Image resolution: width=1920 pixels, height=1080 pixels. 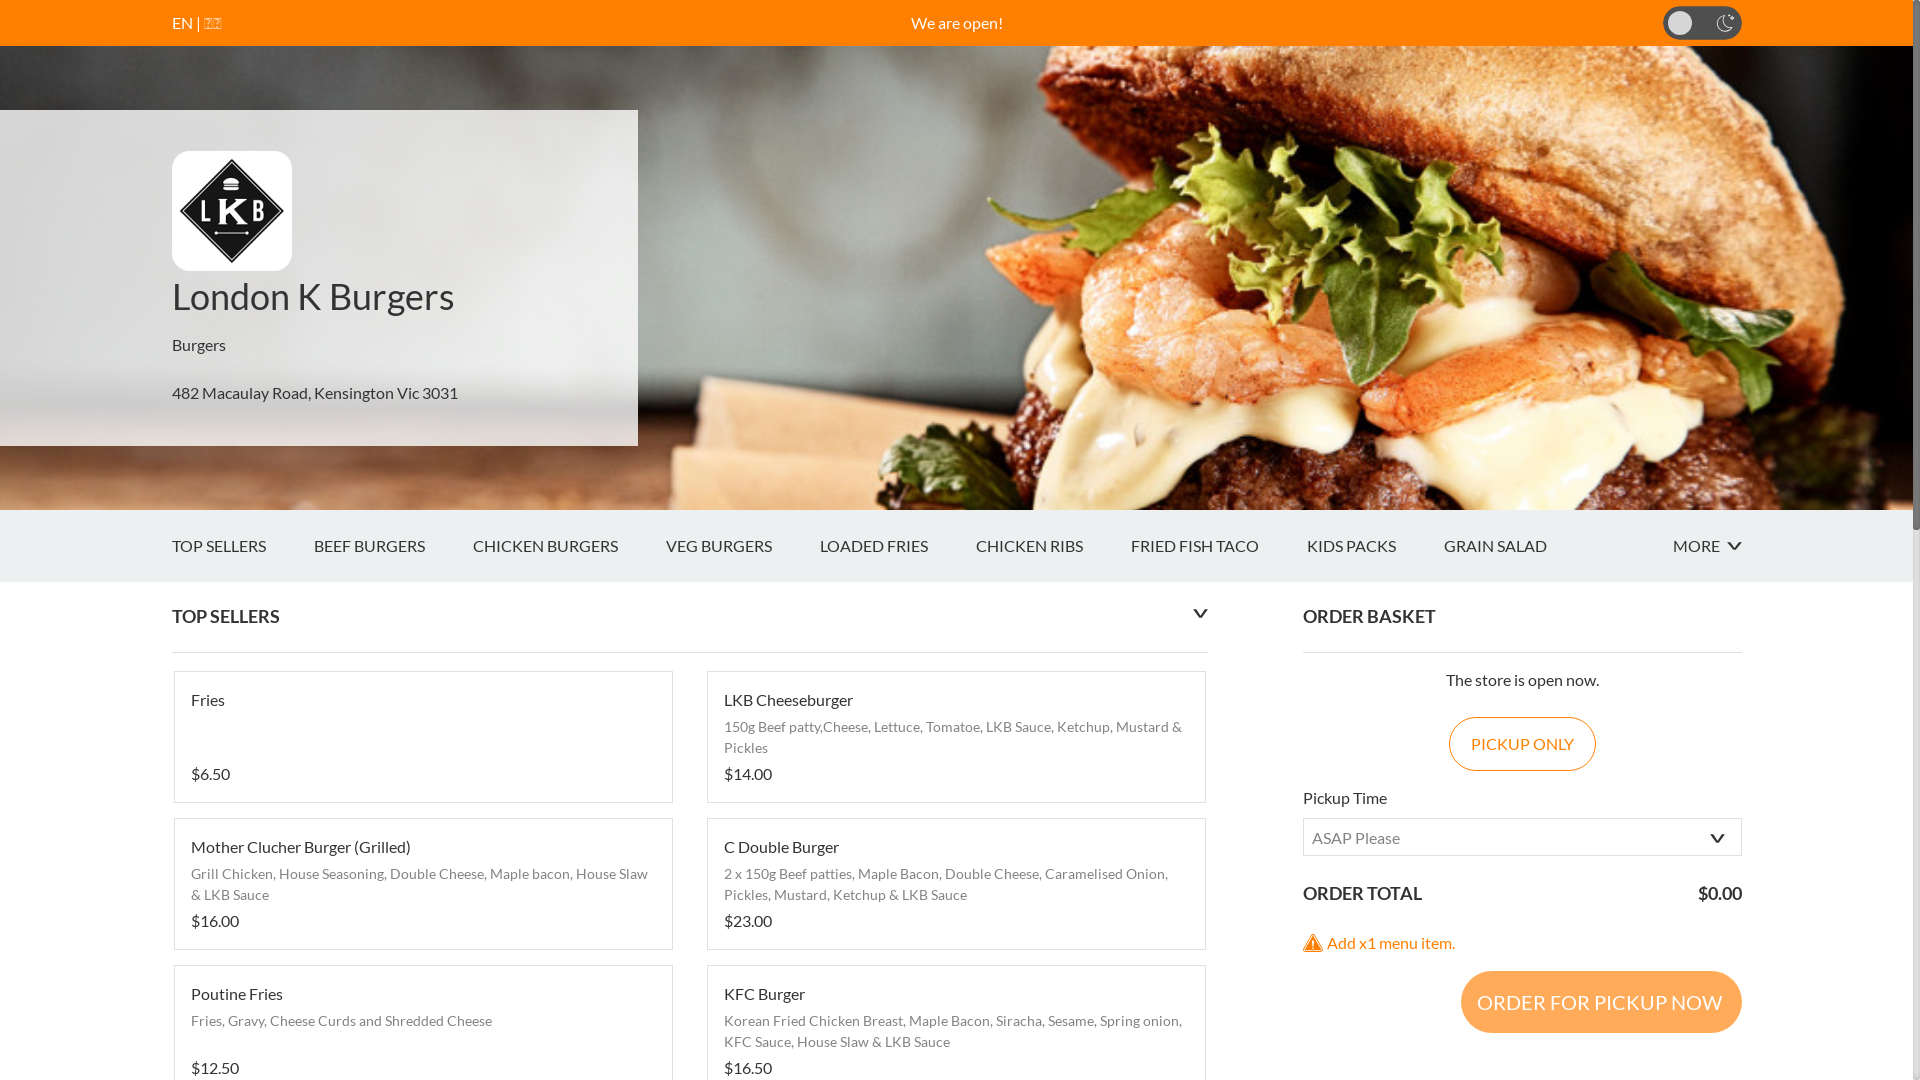 What do you see at coordinates (312, 546) in the screenshot?
I see `'BEEF BURGERS'` at bounding box center [312, 546].